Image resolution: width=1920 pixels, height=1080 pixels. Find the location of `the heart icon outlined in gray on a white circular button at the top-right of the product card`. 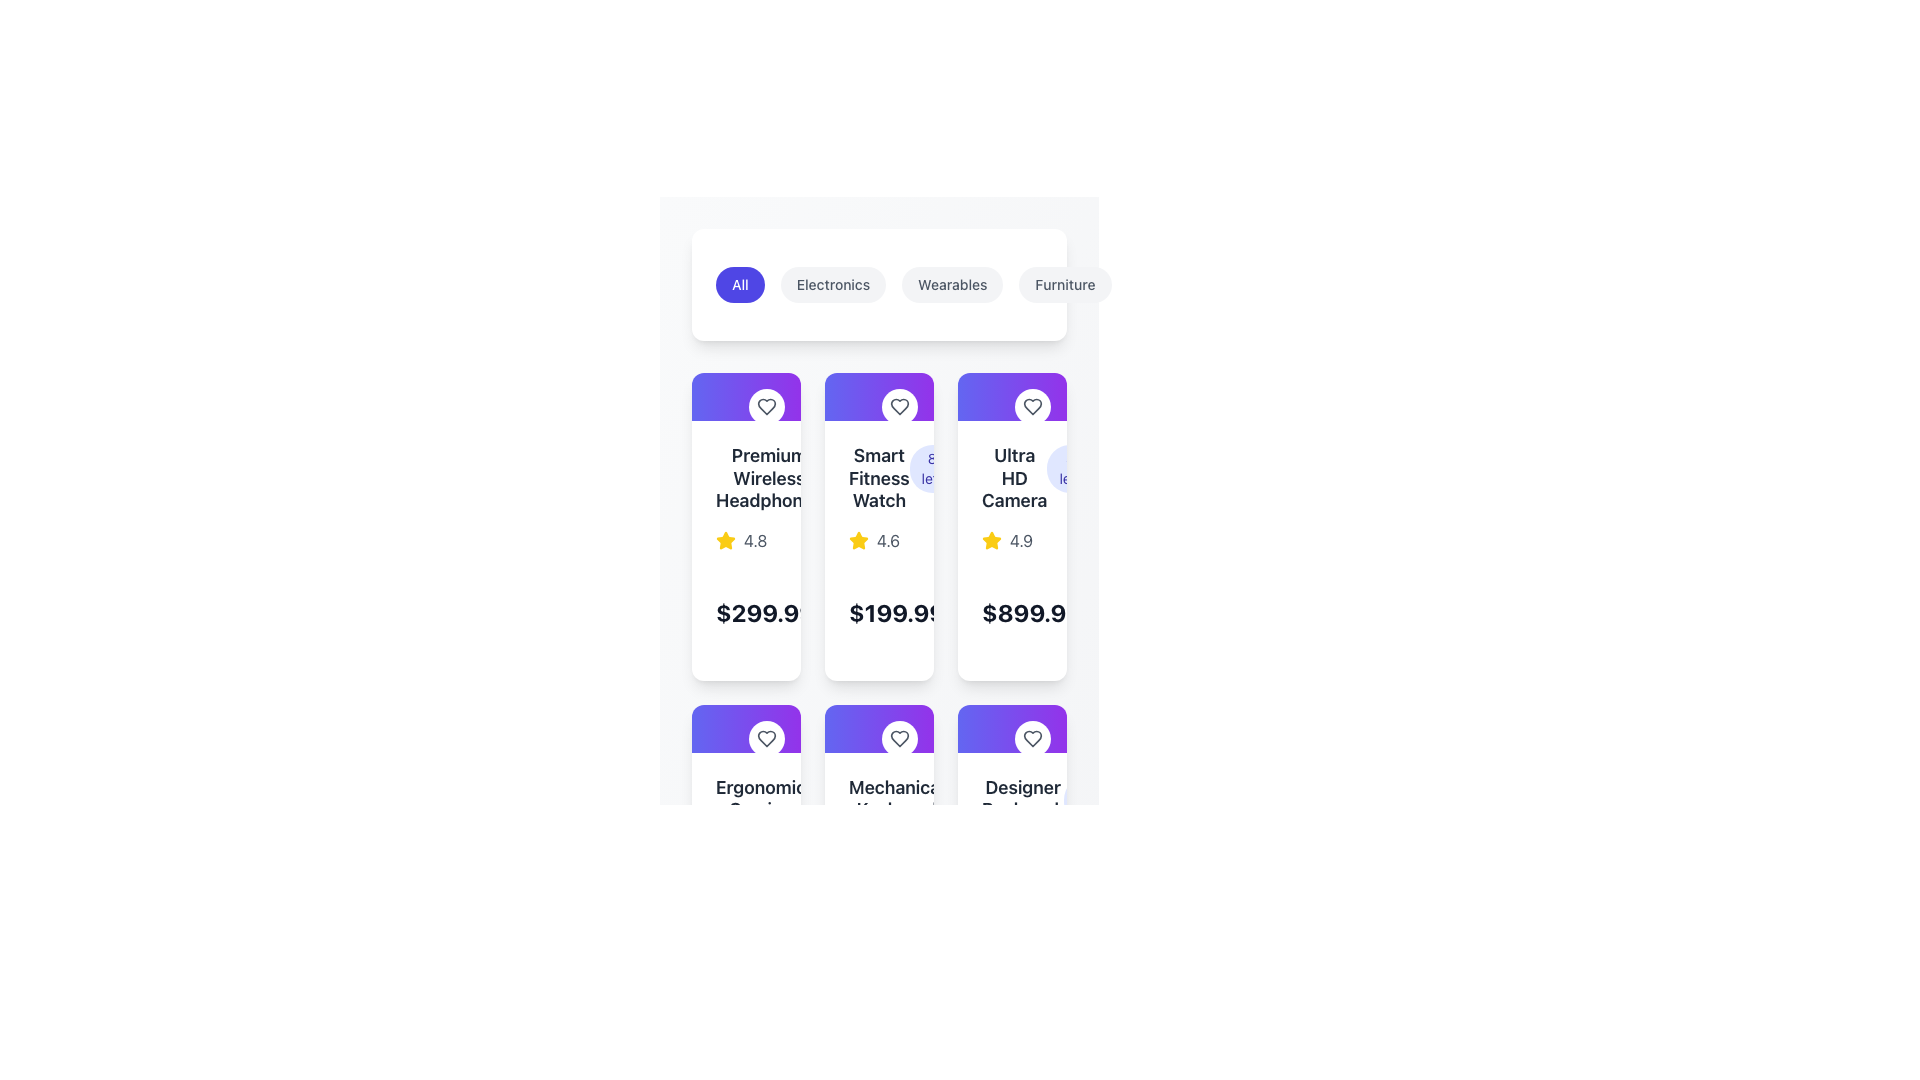

the heart icon outlined in gray on a white circular button at the top-right of the product card is located at coordinates (1032, 738).